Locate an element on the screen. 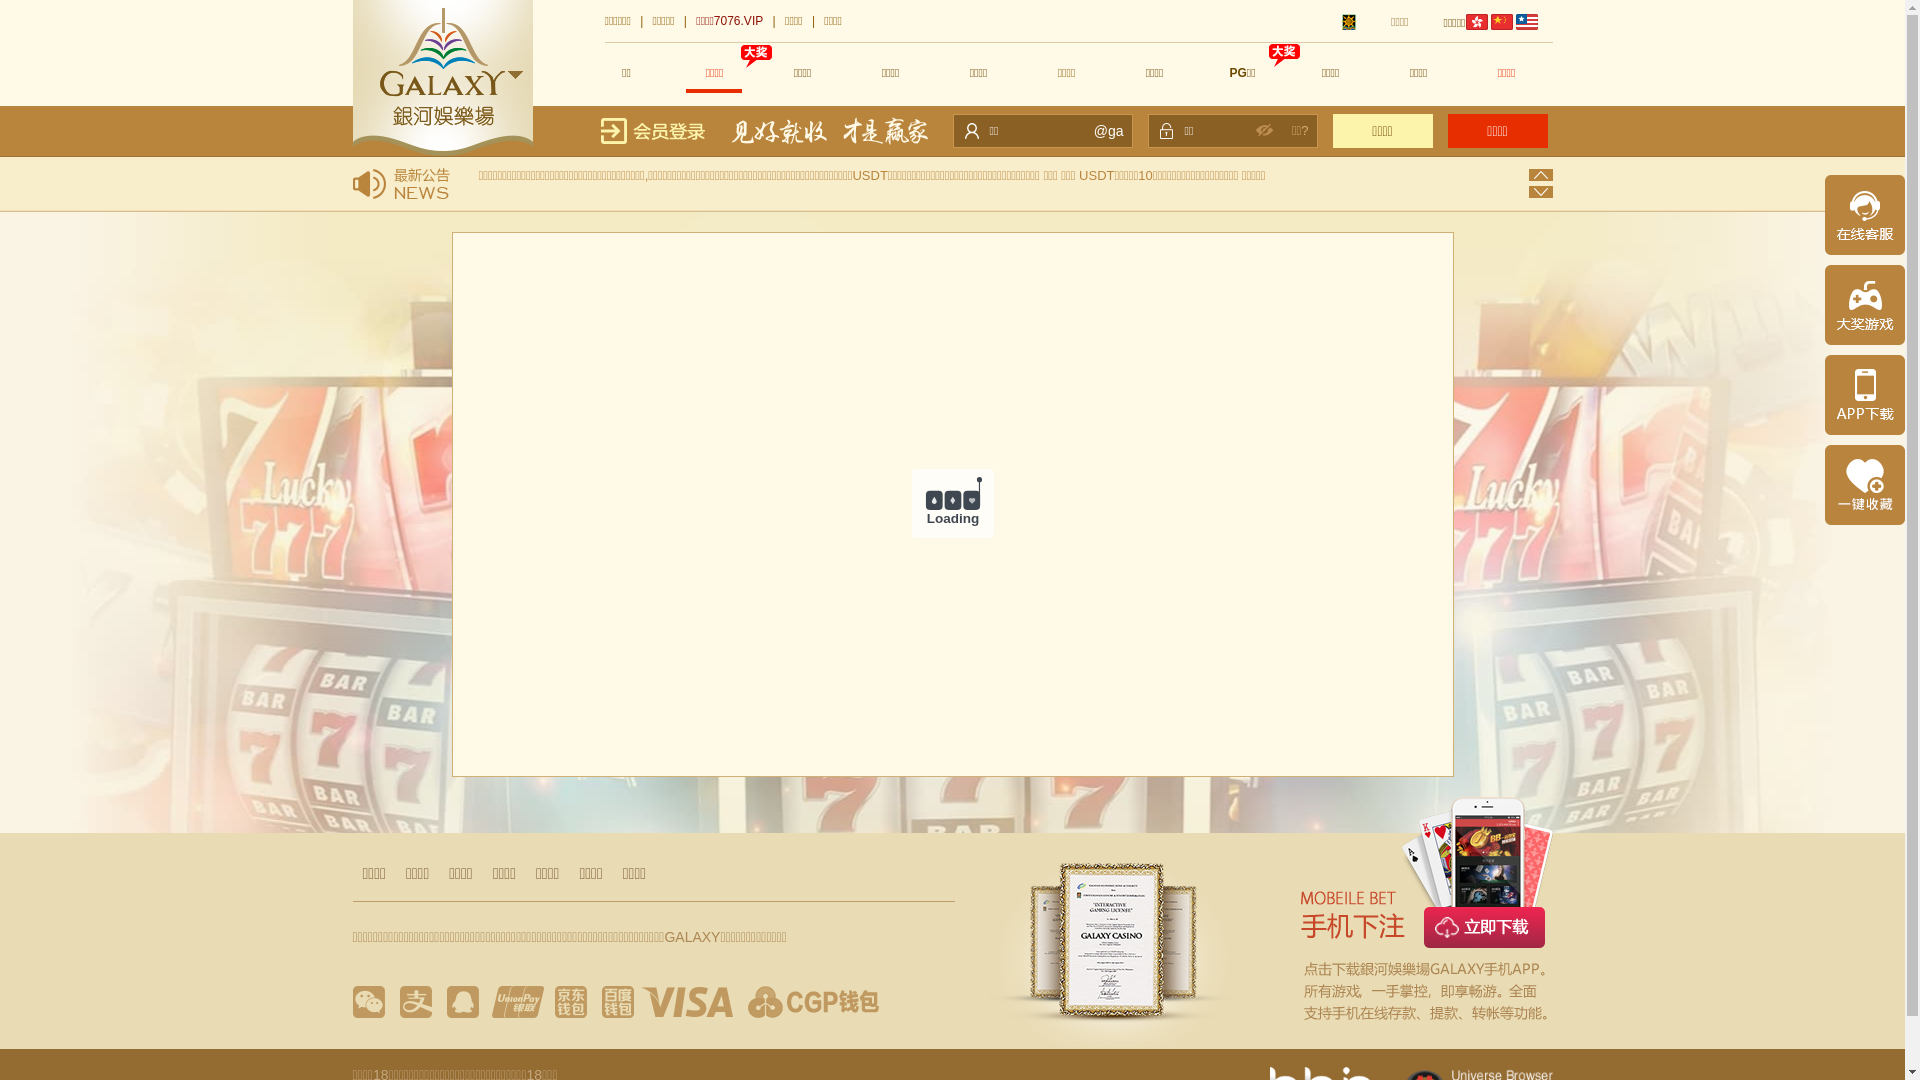 This screenshot has height=1080, width=1920. 'English' is located at coordinates (1525, 22).